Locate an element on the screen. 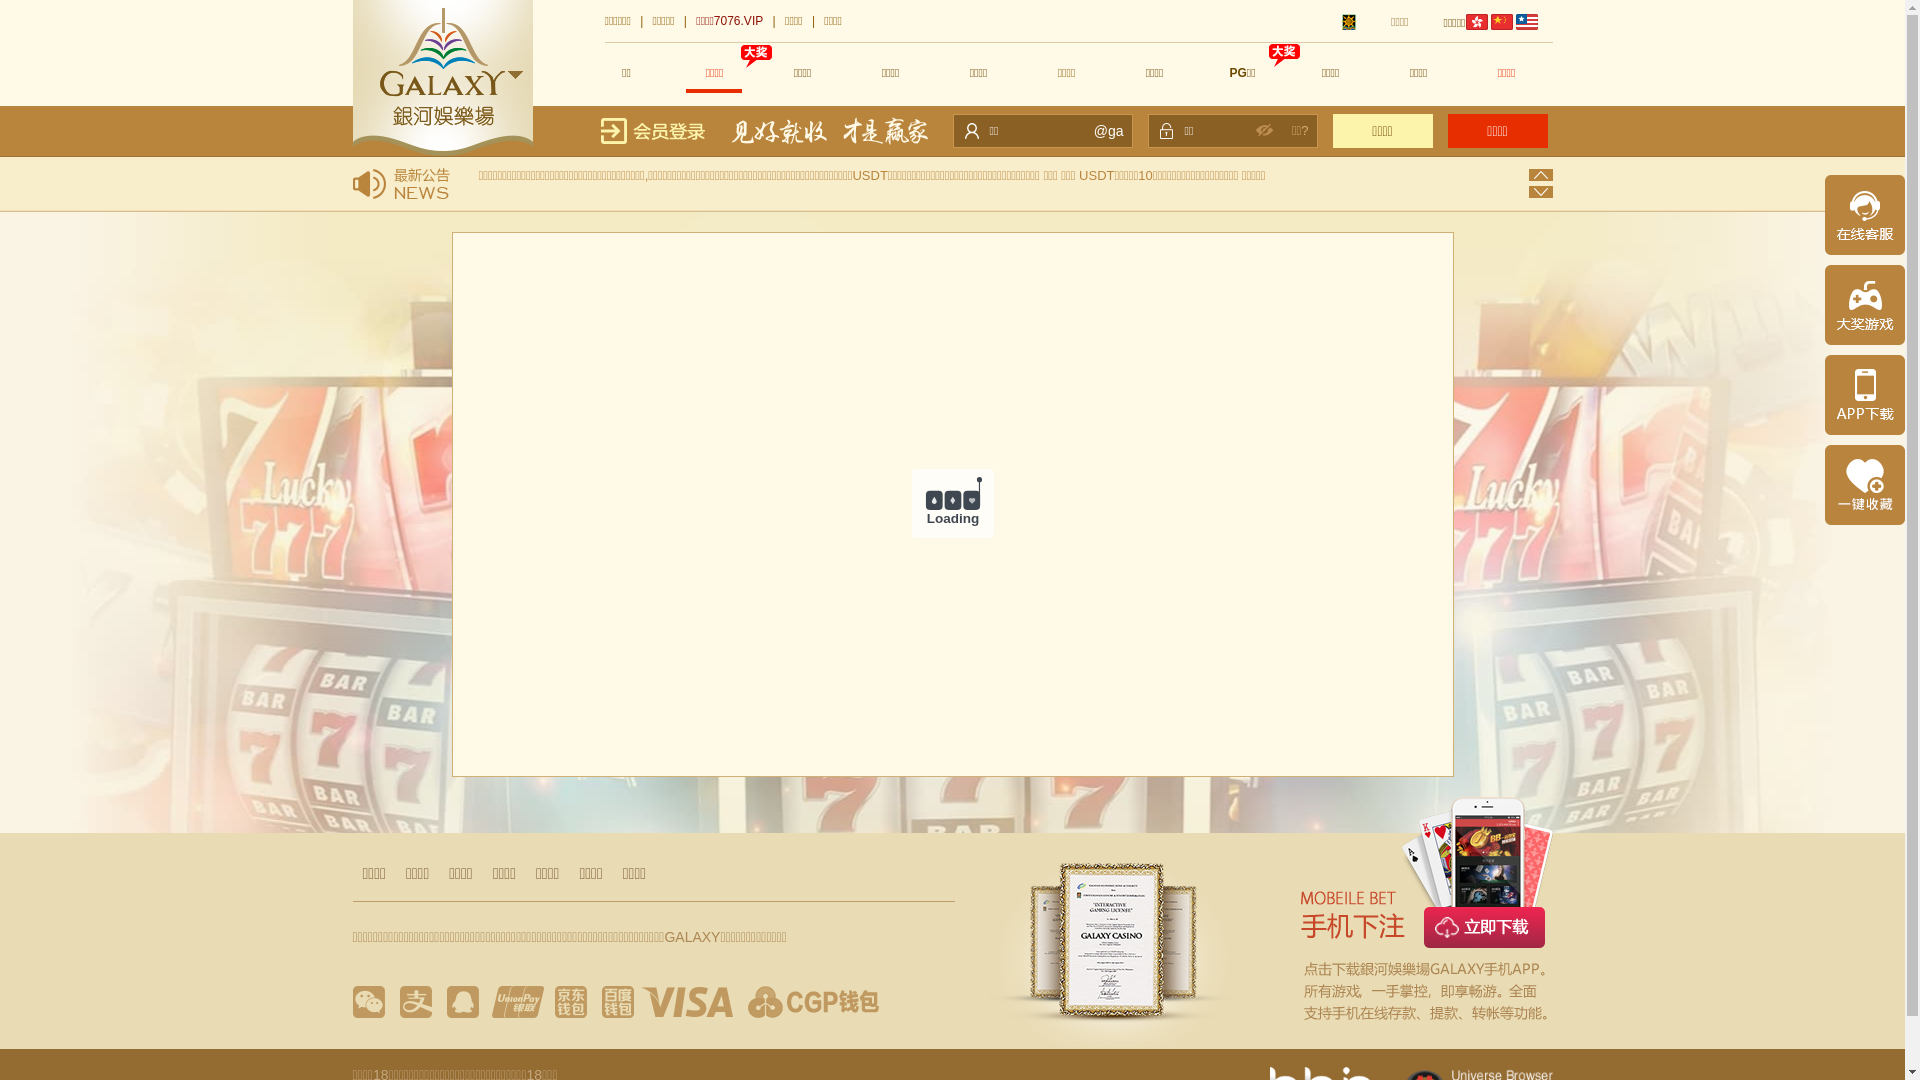 This screenshot has height=1080, width=1920. 'English' is located at coordinates (1525, 22).